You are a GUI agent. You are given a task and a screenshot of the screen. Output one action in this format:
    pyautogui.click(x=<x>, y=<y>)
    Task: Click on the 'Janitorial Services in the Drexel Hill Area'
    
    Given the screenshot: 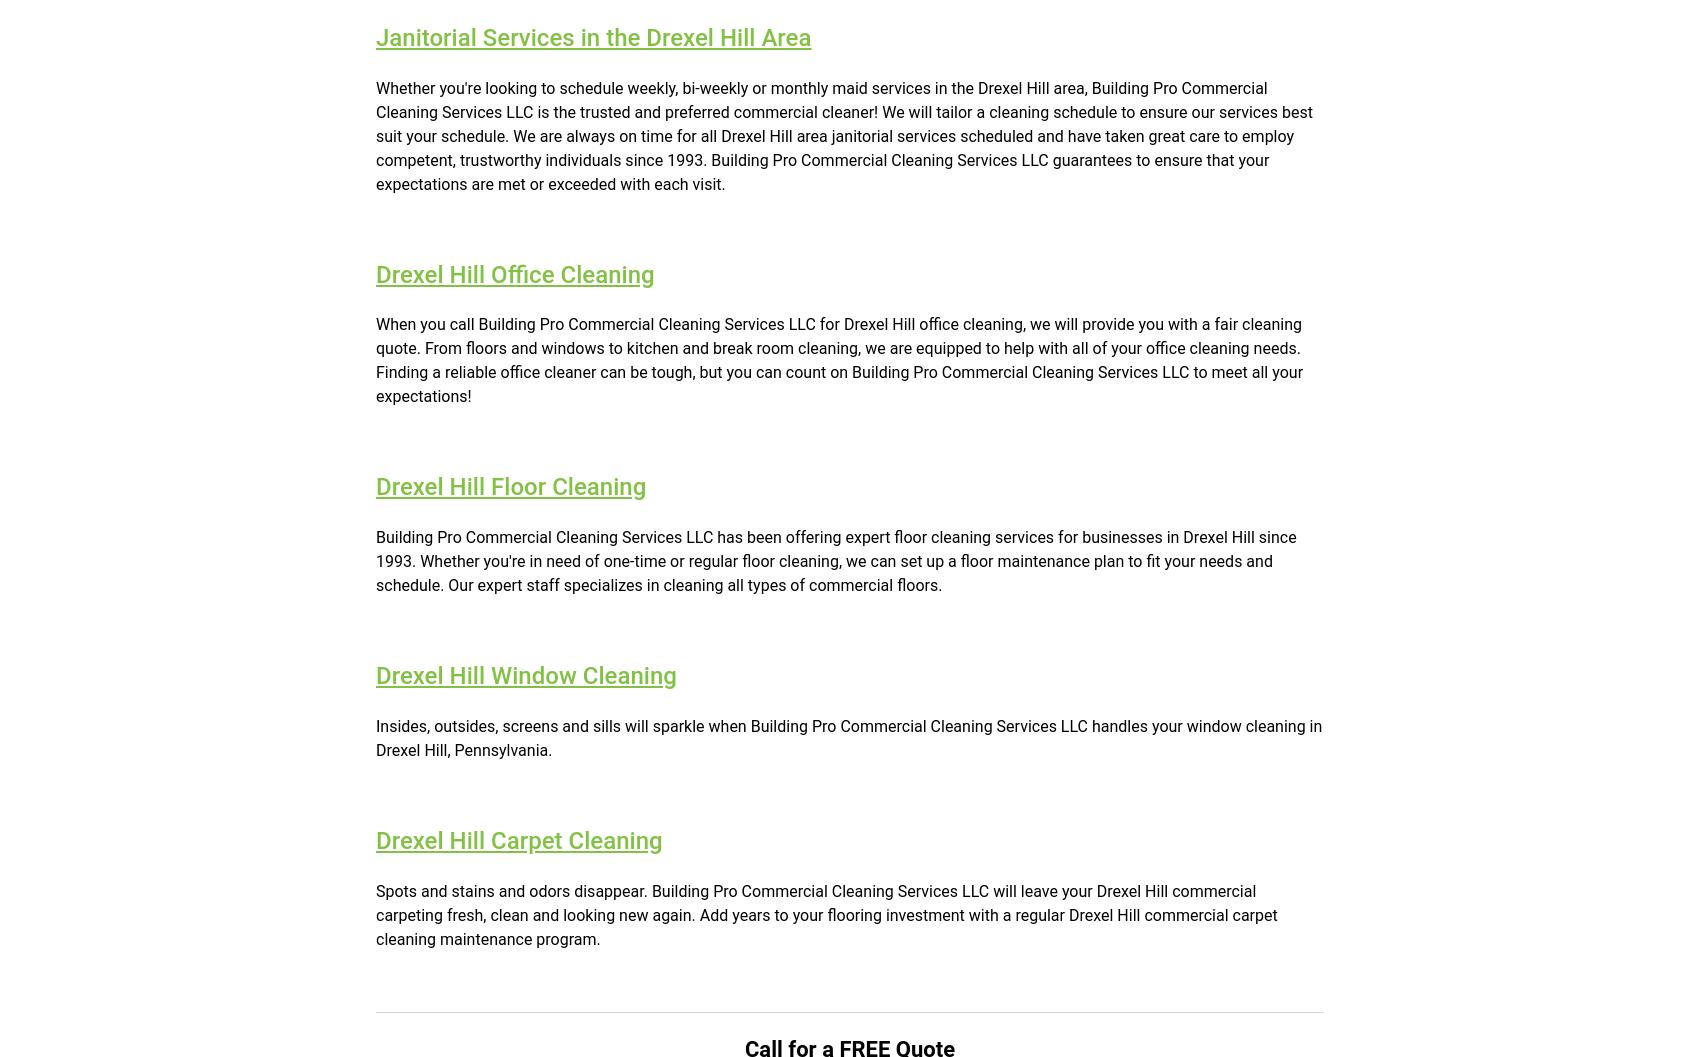 What is the action you would take?
    pyautogui.click(x=592, y=36)
    